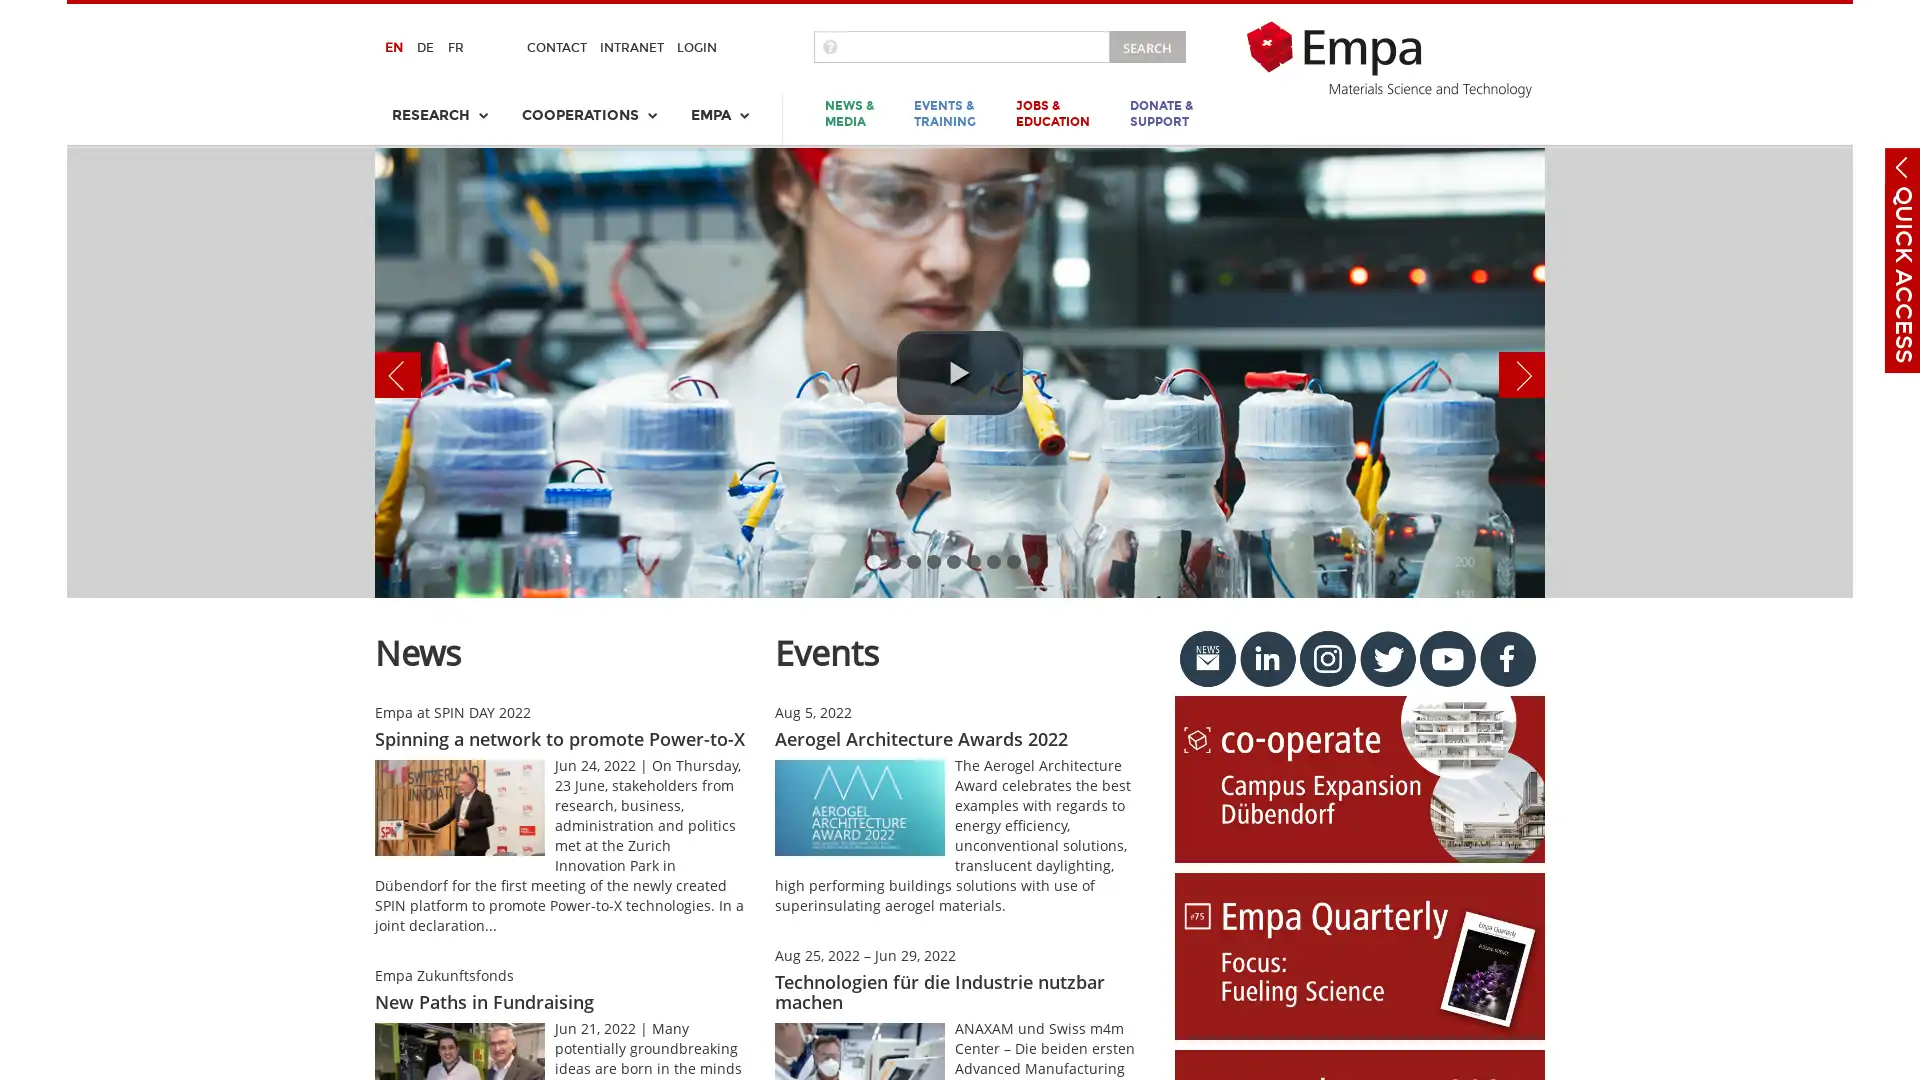  What do you see at coordinates (960, 373) in the screenshot?
I see `play video` at bounding box center [960, 373].